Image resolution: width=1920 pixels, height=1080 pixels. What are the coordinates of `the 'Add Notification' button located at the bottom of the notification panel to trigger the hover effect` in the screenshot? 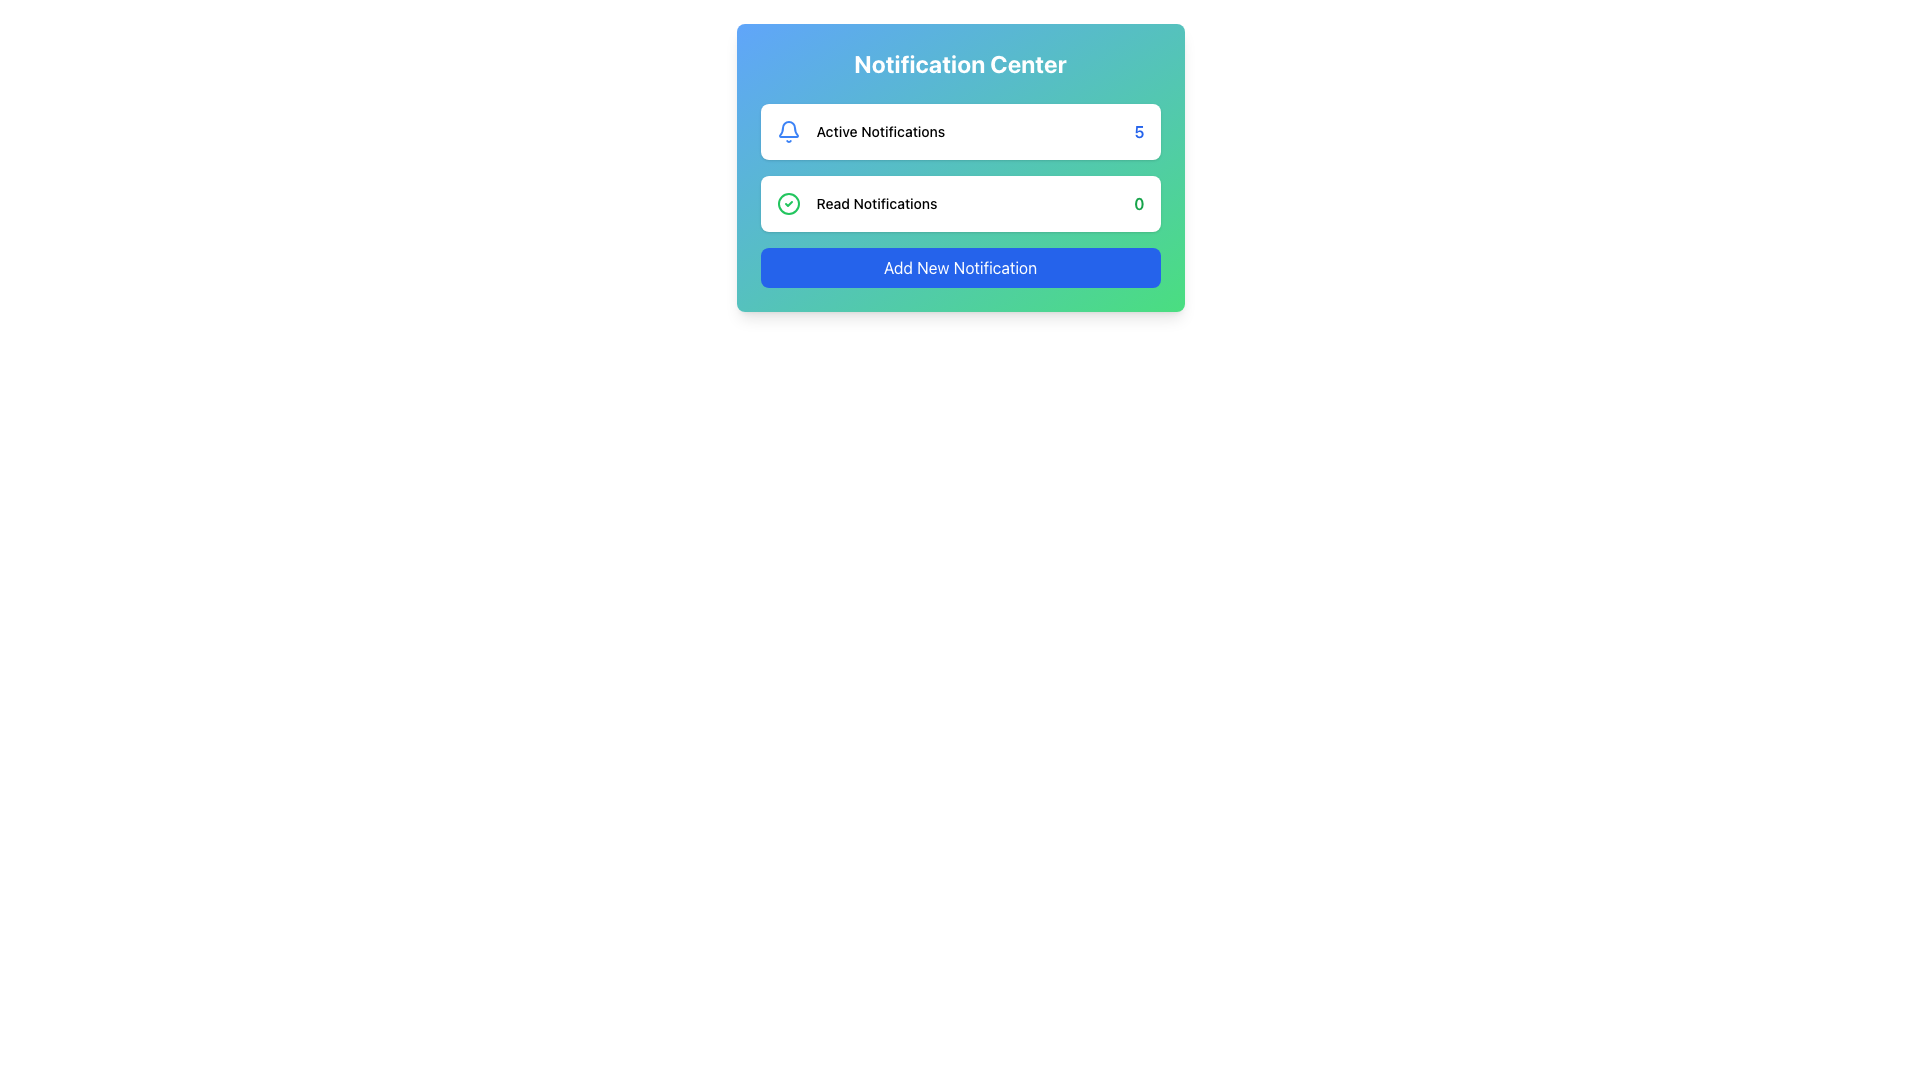 It's located at (960, 266).